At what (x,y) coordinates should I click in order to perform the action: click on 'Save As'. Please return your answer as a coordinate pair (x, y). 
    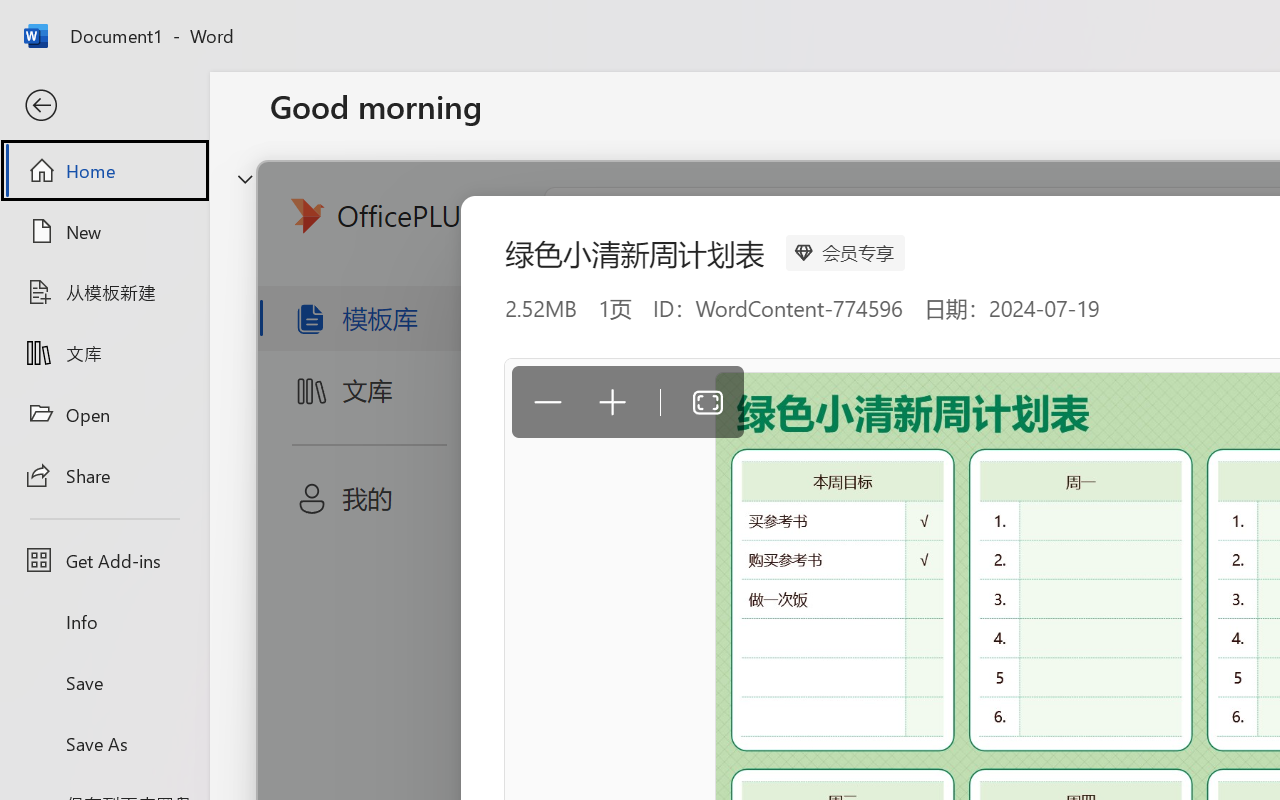
    Looking at the image, I should click on (103, 743).